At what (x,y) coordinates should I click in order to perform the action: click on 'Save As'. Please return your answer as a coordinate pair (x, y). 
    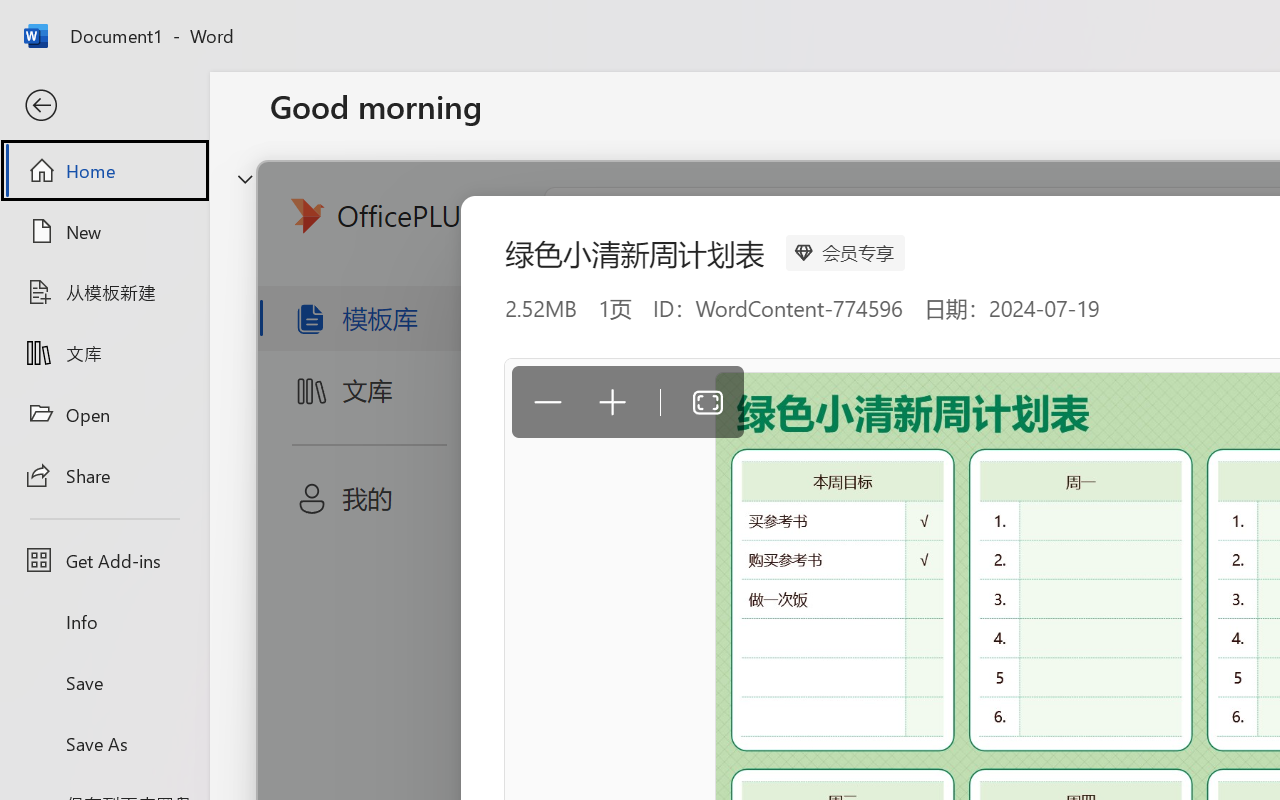
    Looking at the image, I should click on (103, 743).